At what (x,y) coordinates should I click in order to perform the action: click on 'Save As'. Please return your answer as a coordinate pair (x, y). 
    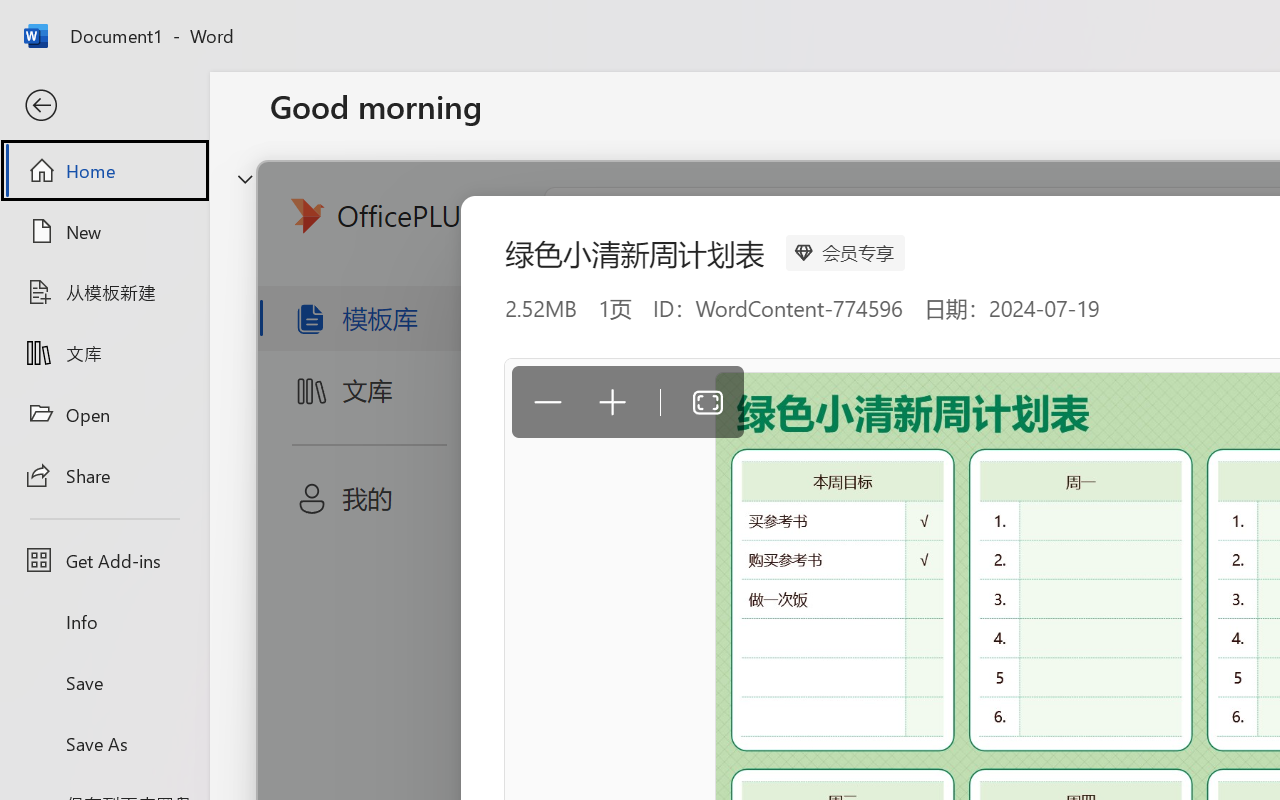
    Looking at the image, I should click on (103, 743).